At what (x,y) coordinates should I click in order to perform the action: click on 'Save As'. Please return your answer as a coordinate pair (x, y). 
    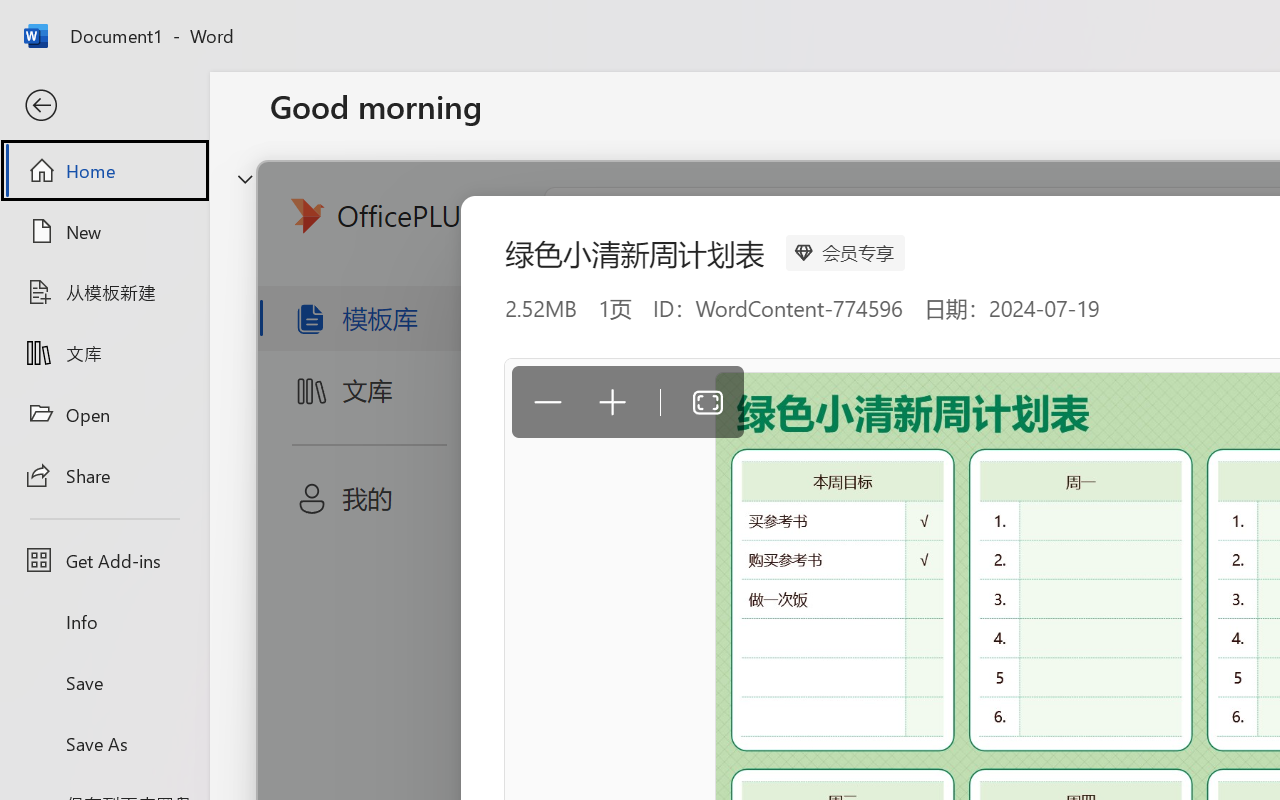
    Looking at the image, I should click on (103, 743).